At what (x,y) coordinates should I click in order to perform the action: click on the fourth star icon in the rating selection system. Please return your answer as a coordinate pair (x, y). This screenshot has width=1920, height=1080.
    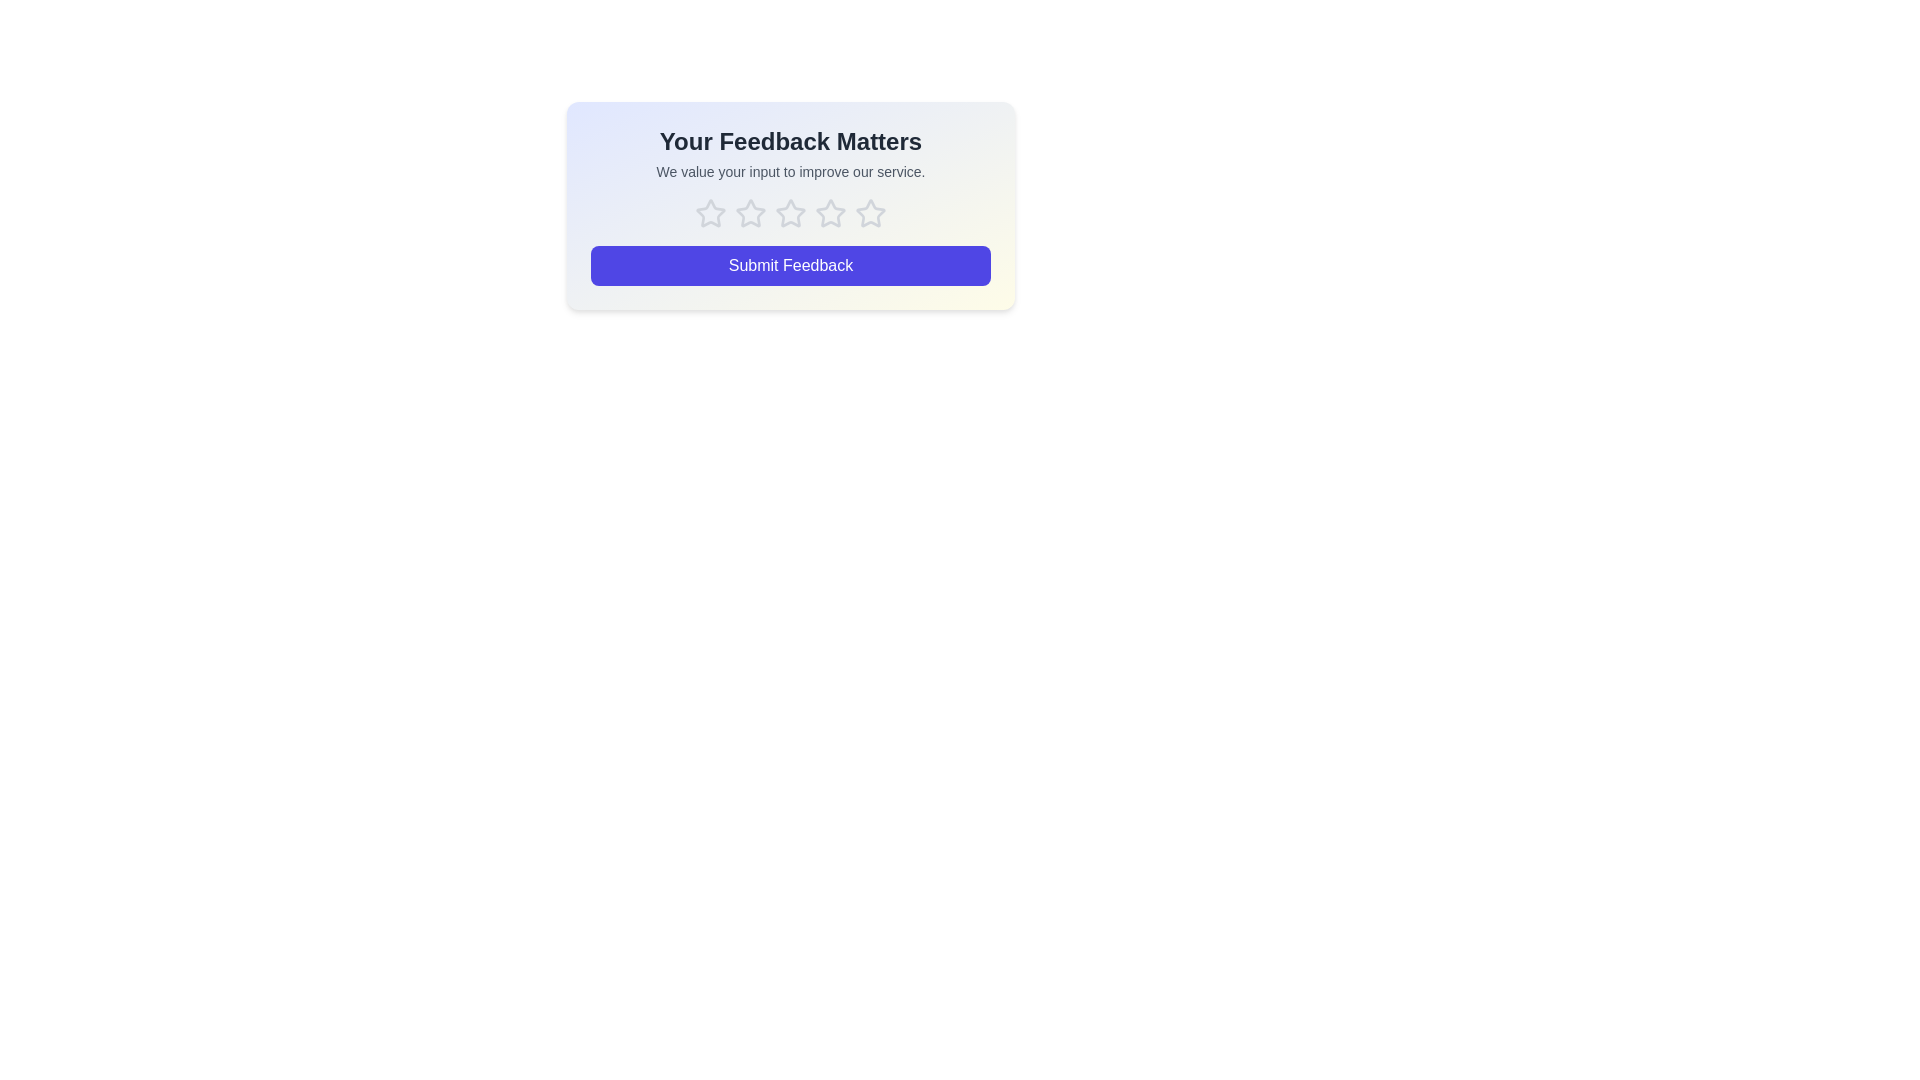
    Looking at the image, I should click on (830, 213).